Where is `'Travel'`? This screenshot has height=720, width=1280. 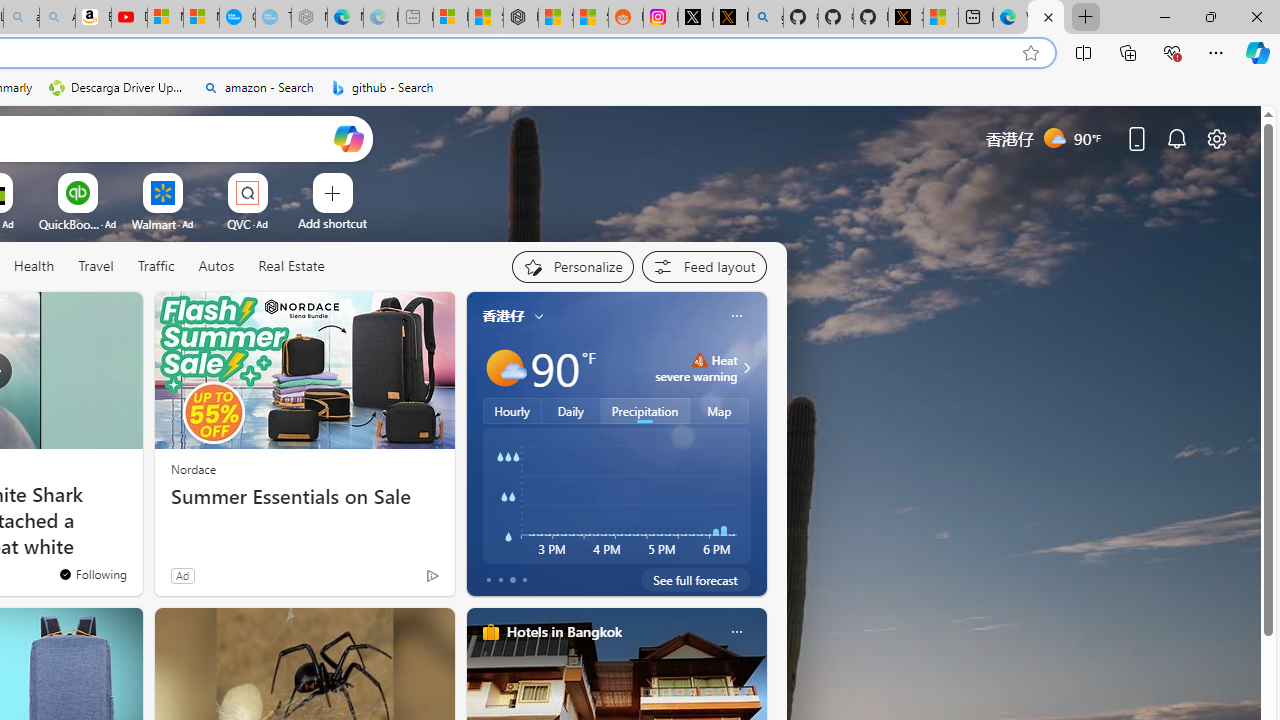
'Travel' is located at coordinates (95, 266).